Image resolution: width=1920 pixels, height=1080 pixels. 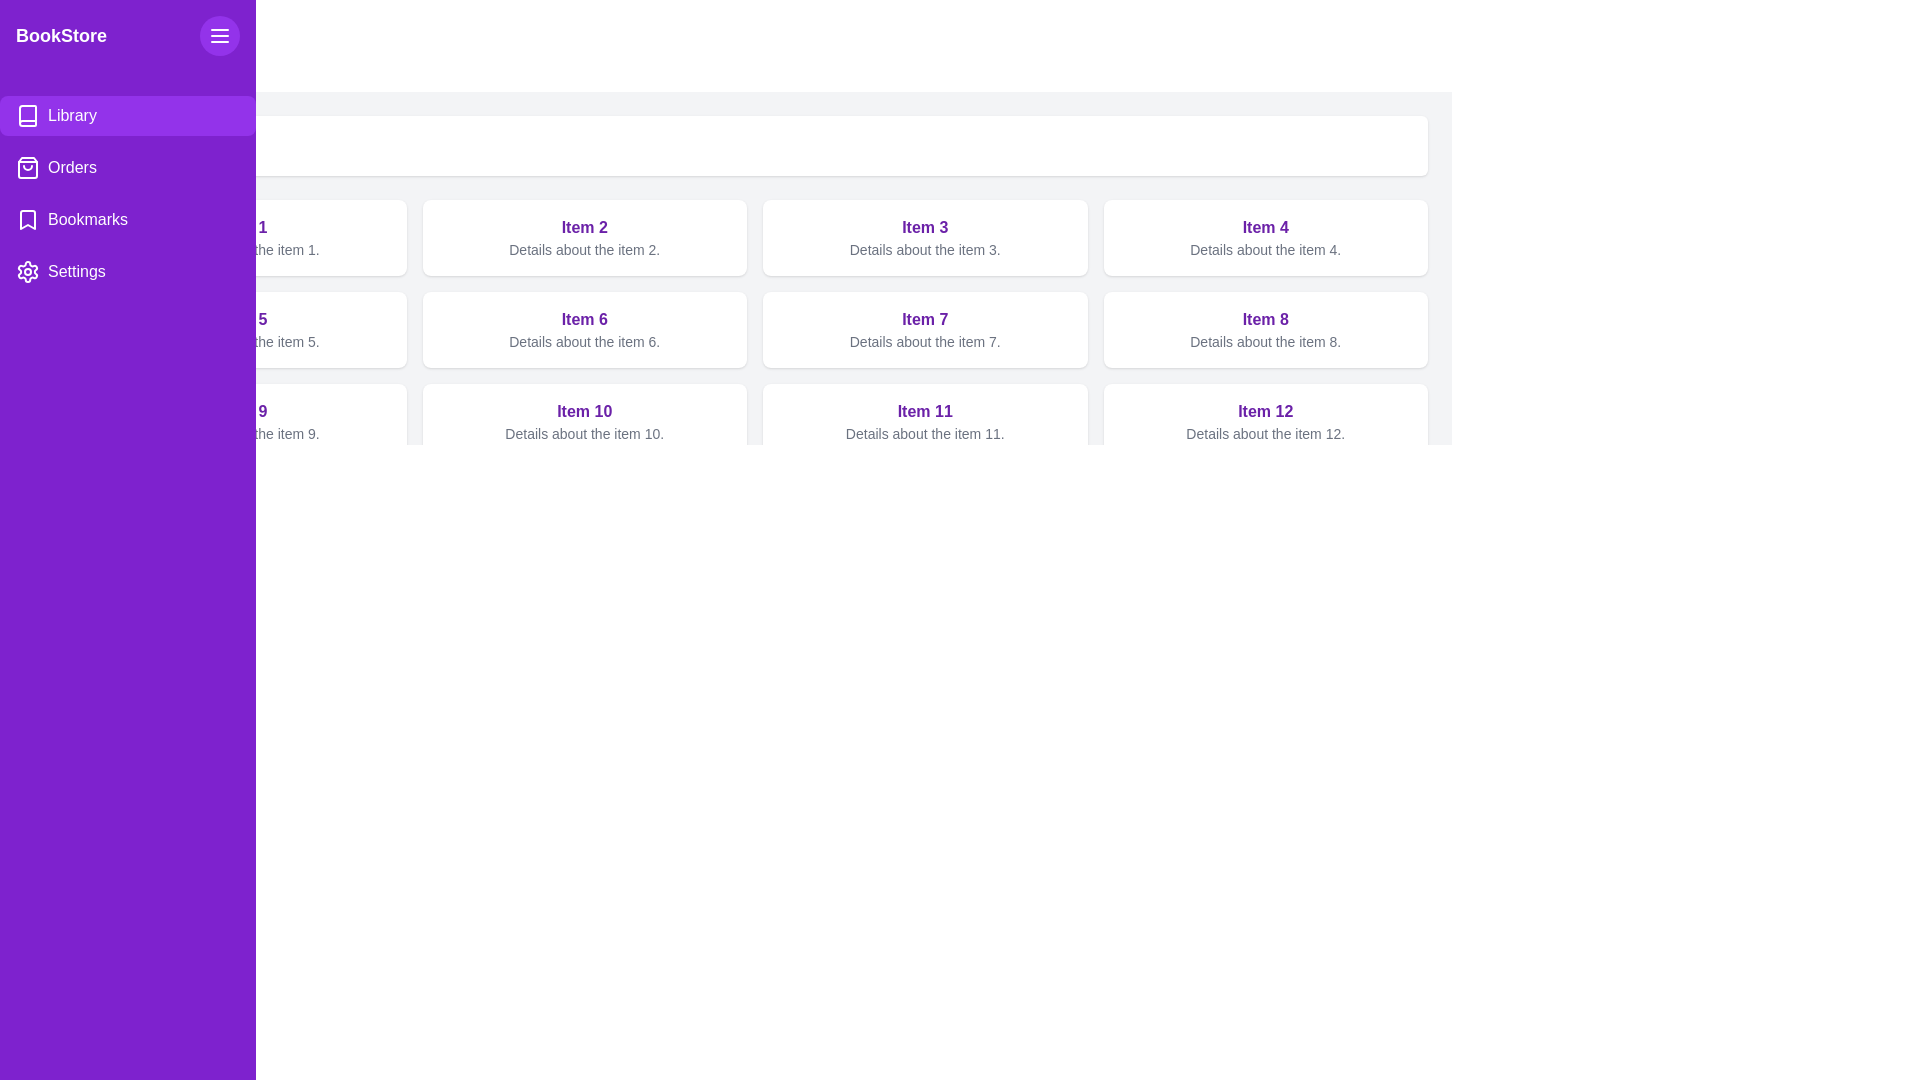 I want to click on title and details text from the informational card displaying information about item 3, located in the first row and third column of the grid layout, so click(x=924, y=237).